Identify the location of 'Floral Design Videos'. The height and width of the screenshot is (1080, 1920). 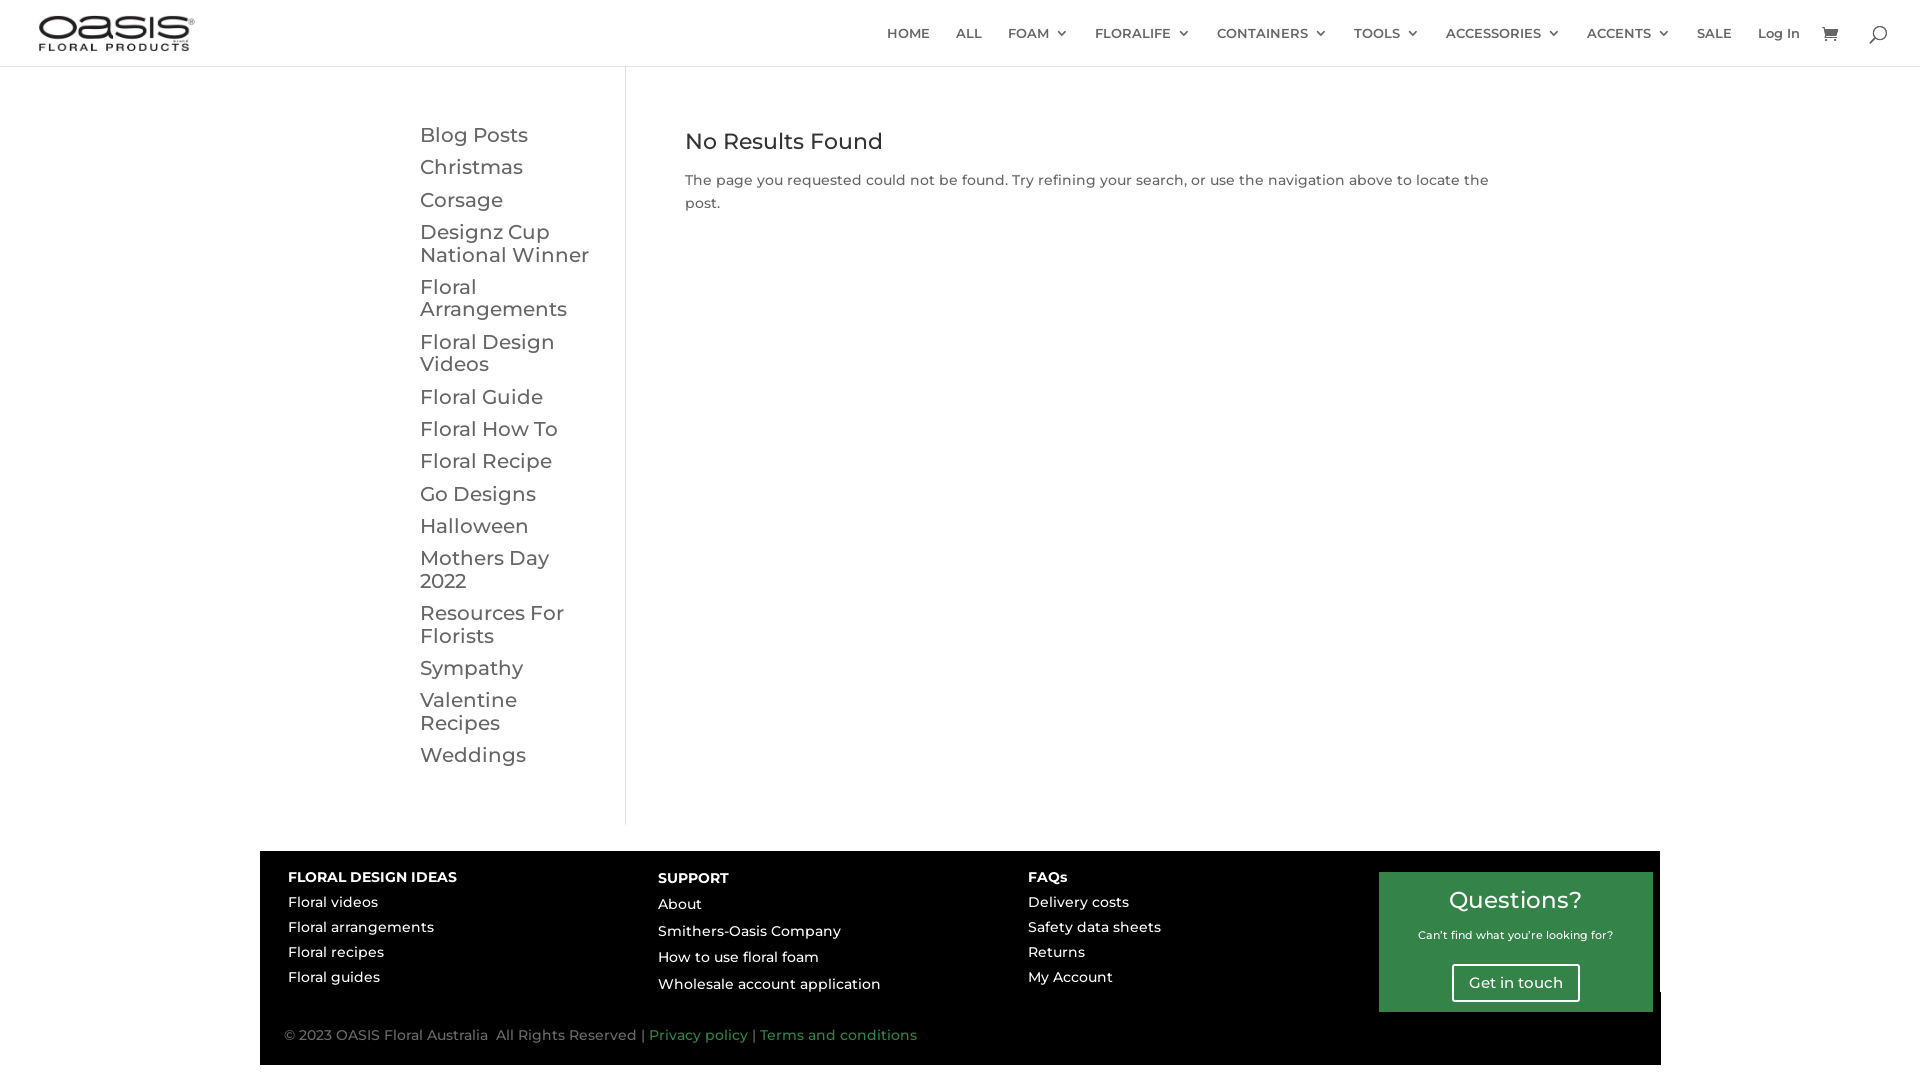
(419, 352).